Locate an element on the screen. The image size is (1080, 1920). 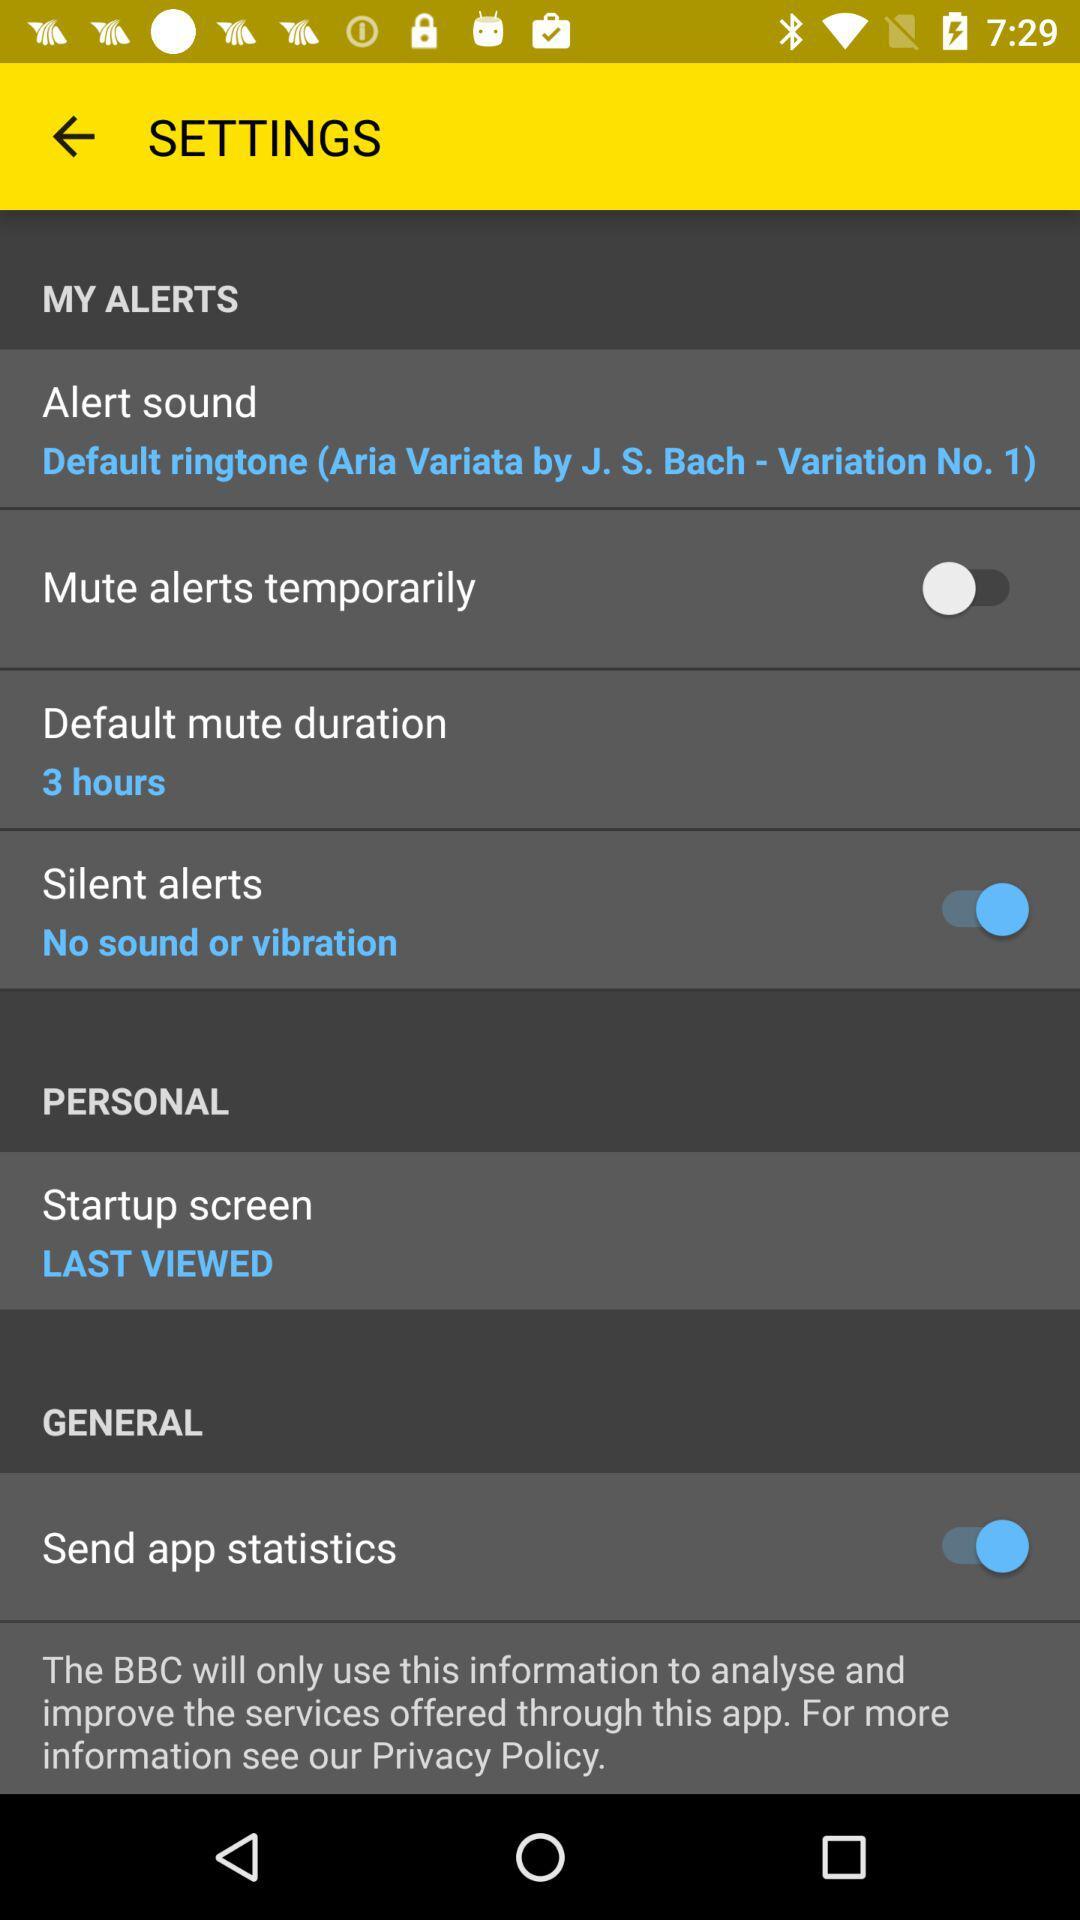
the item next to the settings item is located at coordinates (72, 135).